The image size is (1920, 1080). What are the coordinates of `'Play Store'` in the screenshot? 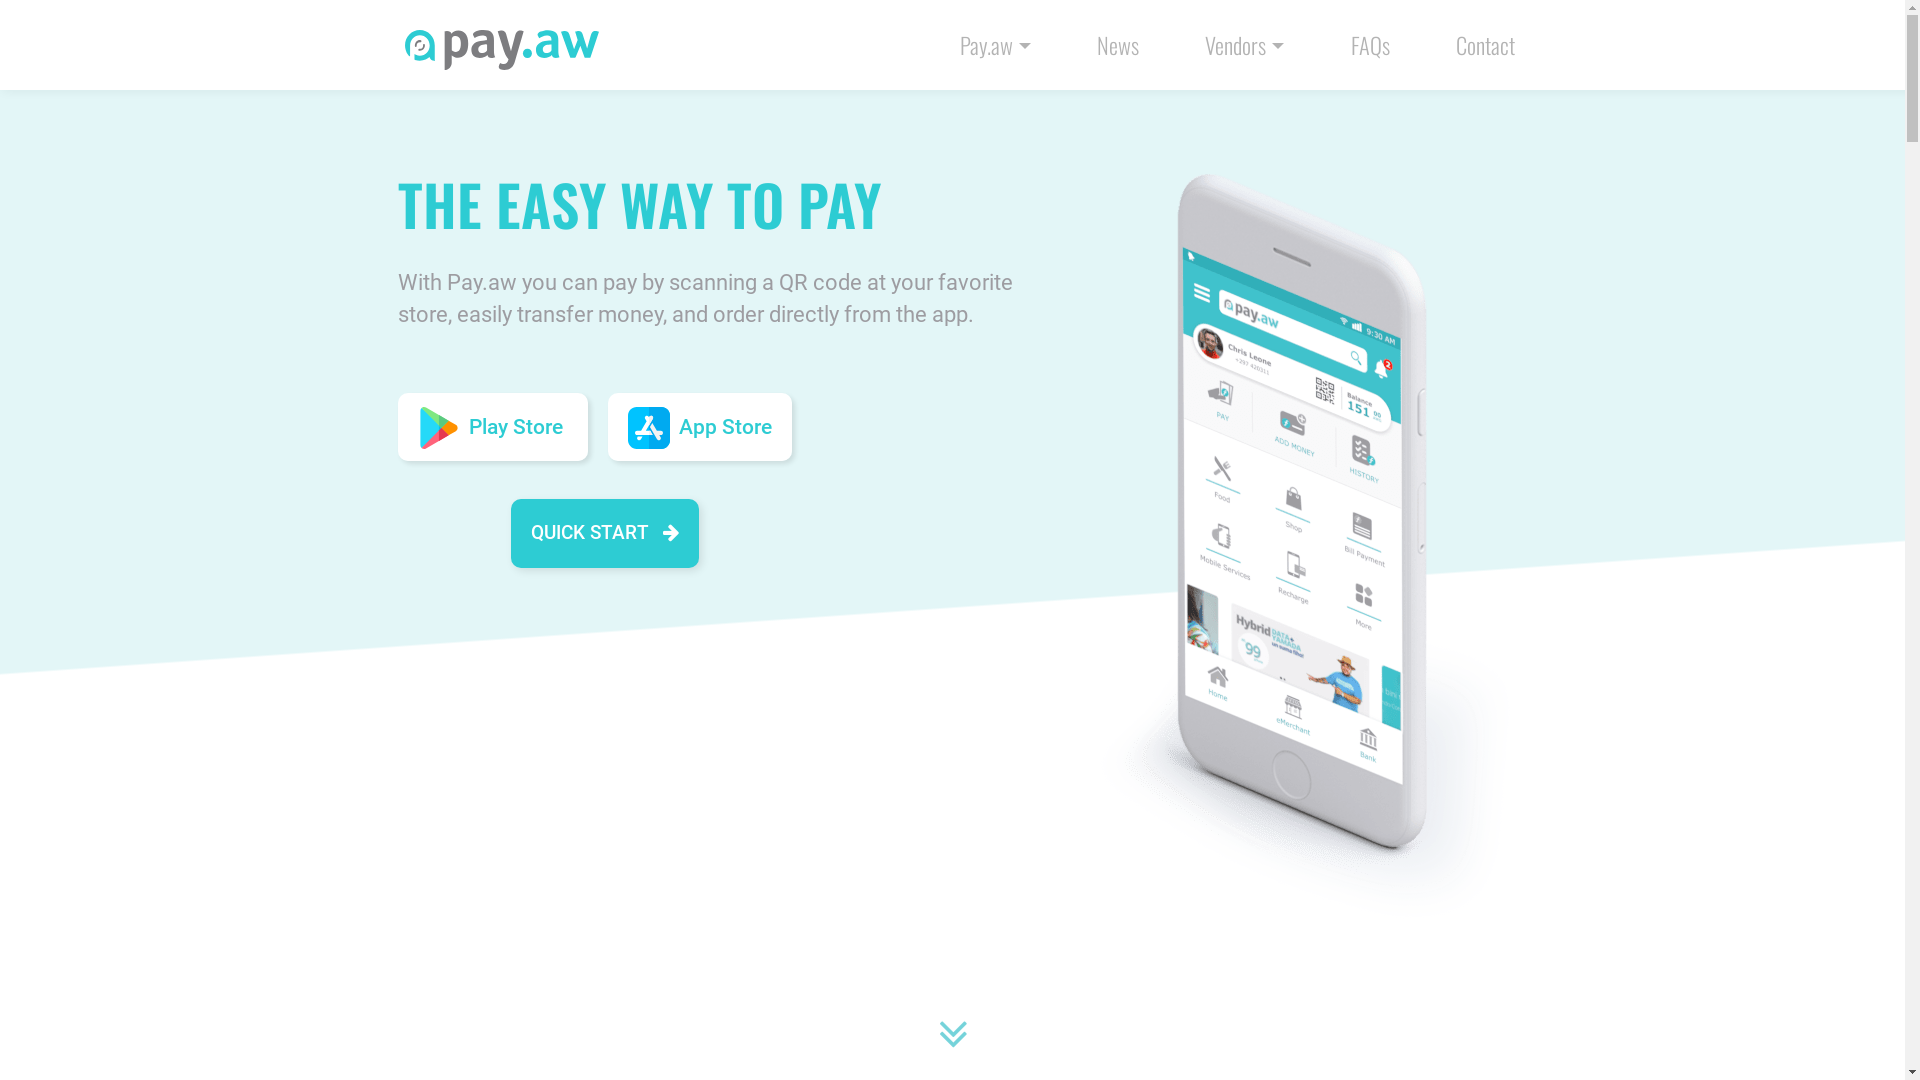 It's located at (493, 426).